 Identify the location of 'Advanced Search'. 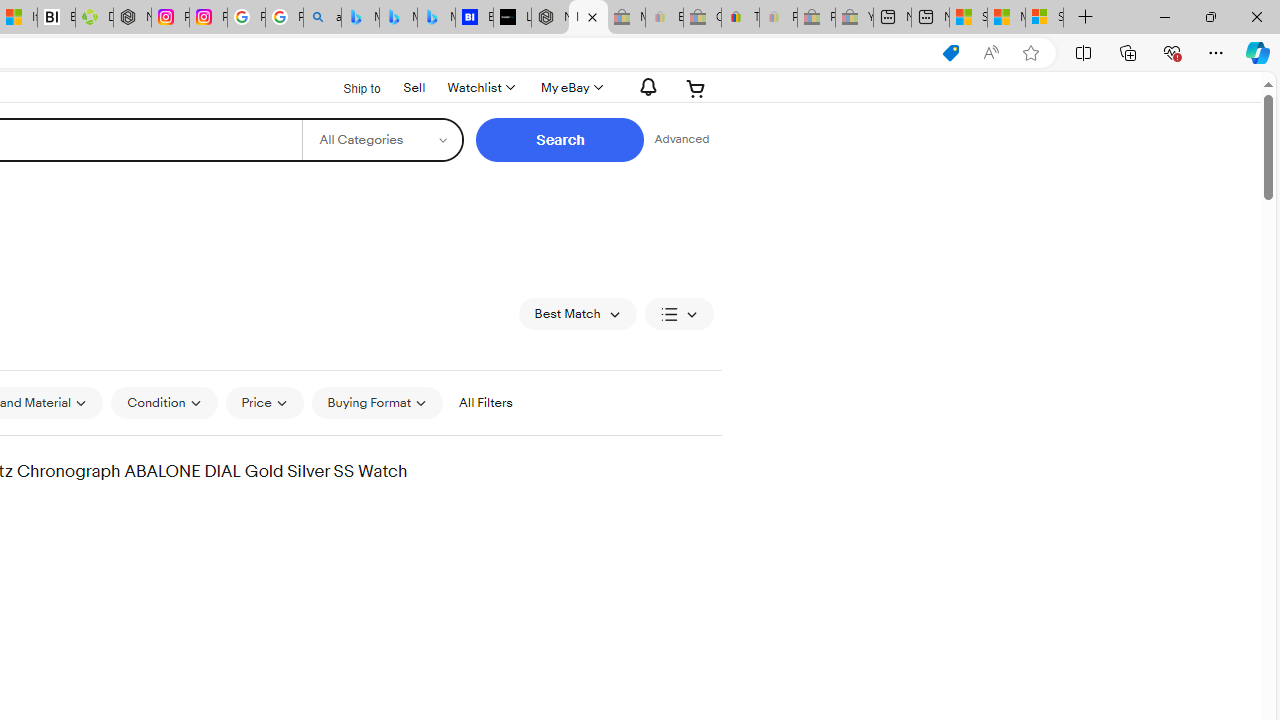
(681, 139).